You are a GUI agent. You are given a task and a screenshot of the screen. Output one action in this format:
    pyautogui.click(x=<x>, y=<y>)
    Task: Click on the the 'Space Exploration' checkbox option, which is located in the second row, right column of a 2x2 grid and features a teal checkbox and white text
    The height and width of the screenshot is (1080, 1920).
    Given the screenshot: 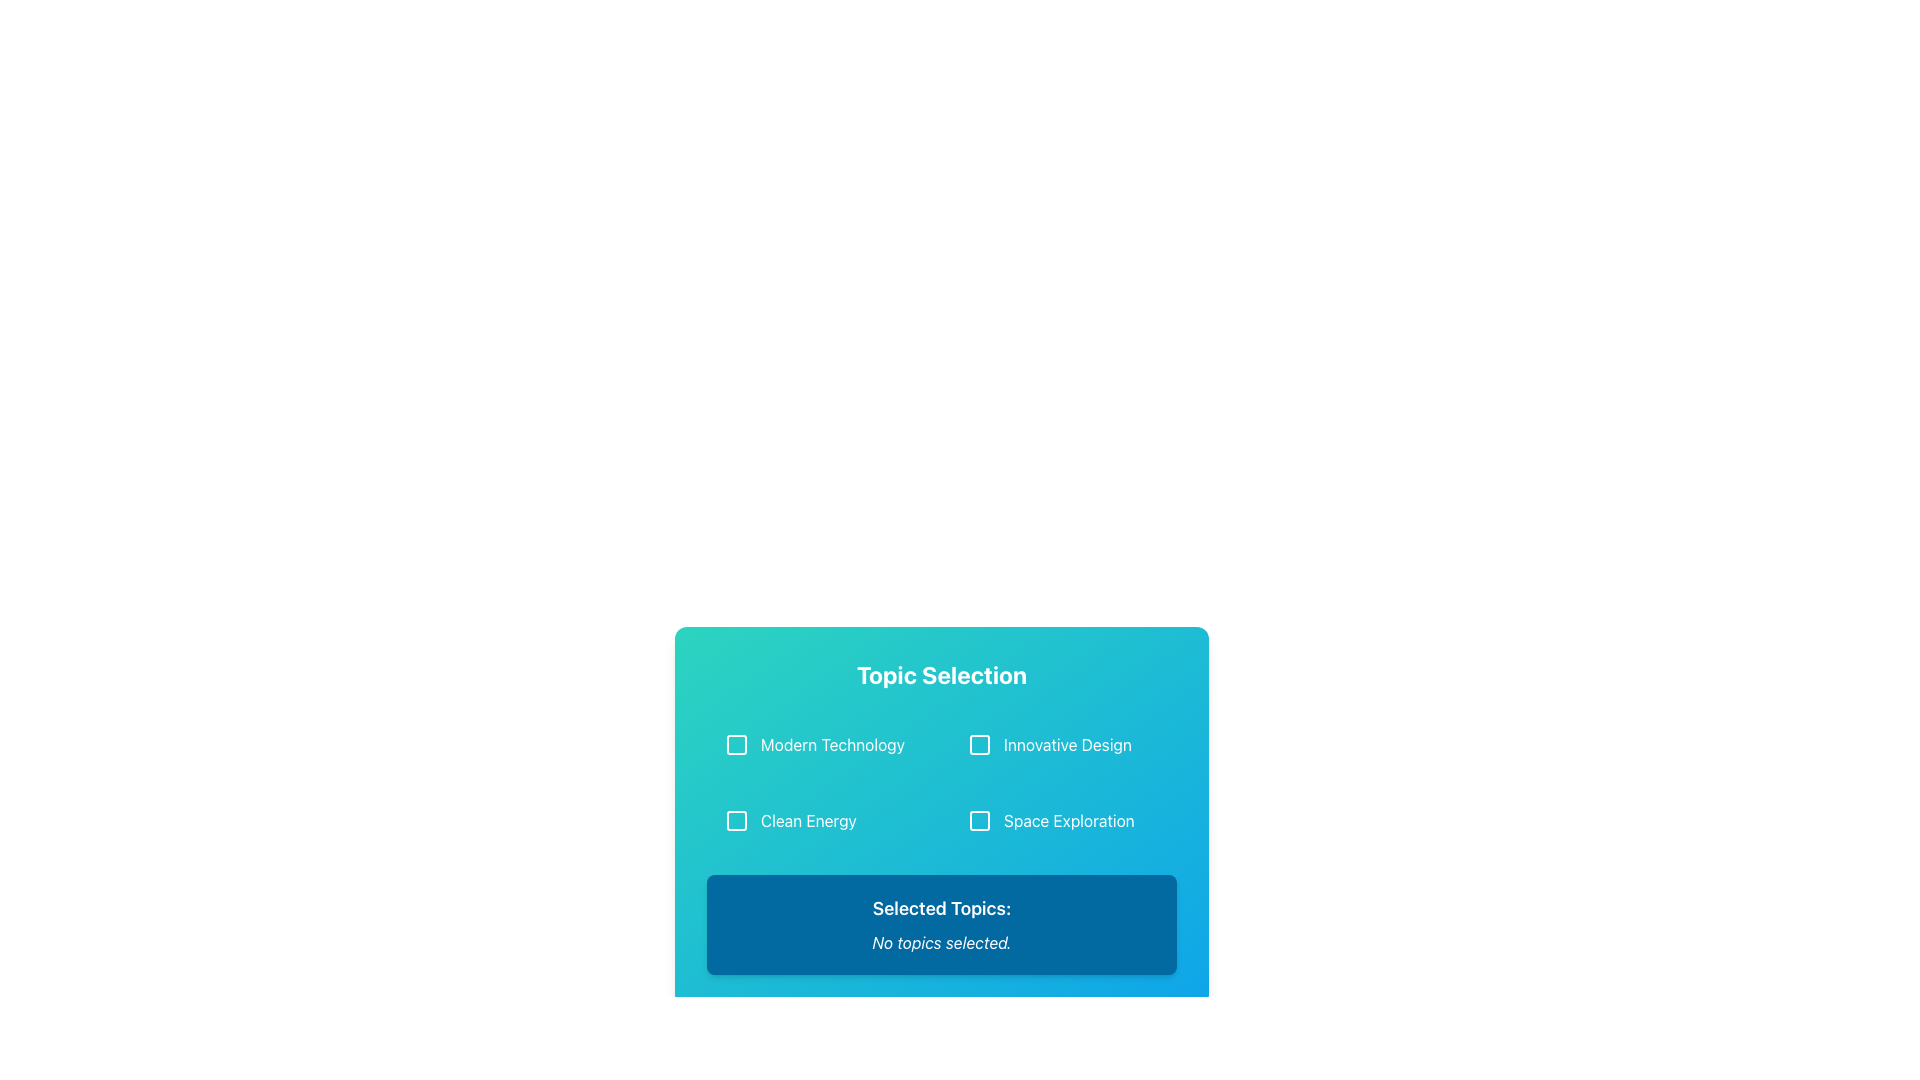 What is the action you would take?
    pyautogui.click(x=1062, y=821)
    